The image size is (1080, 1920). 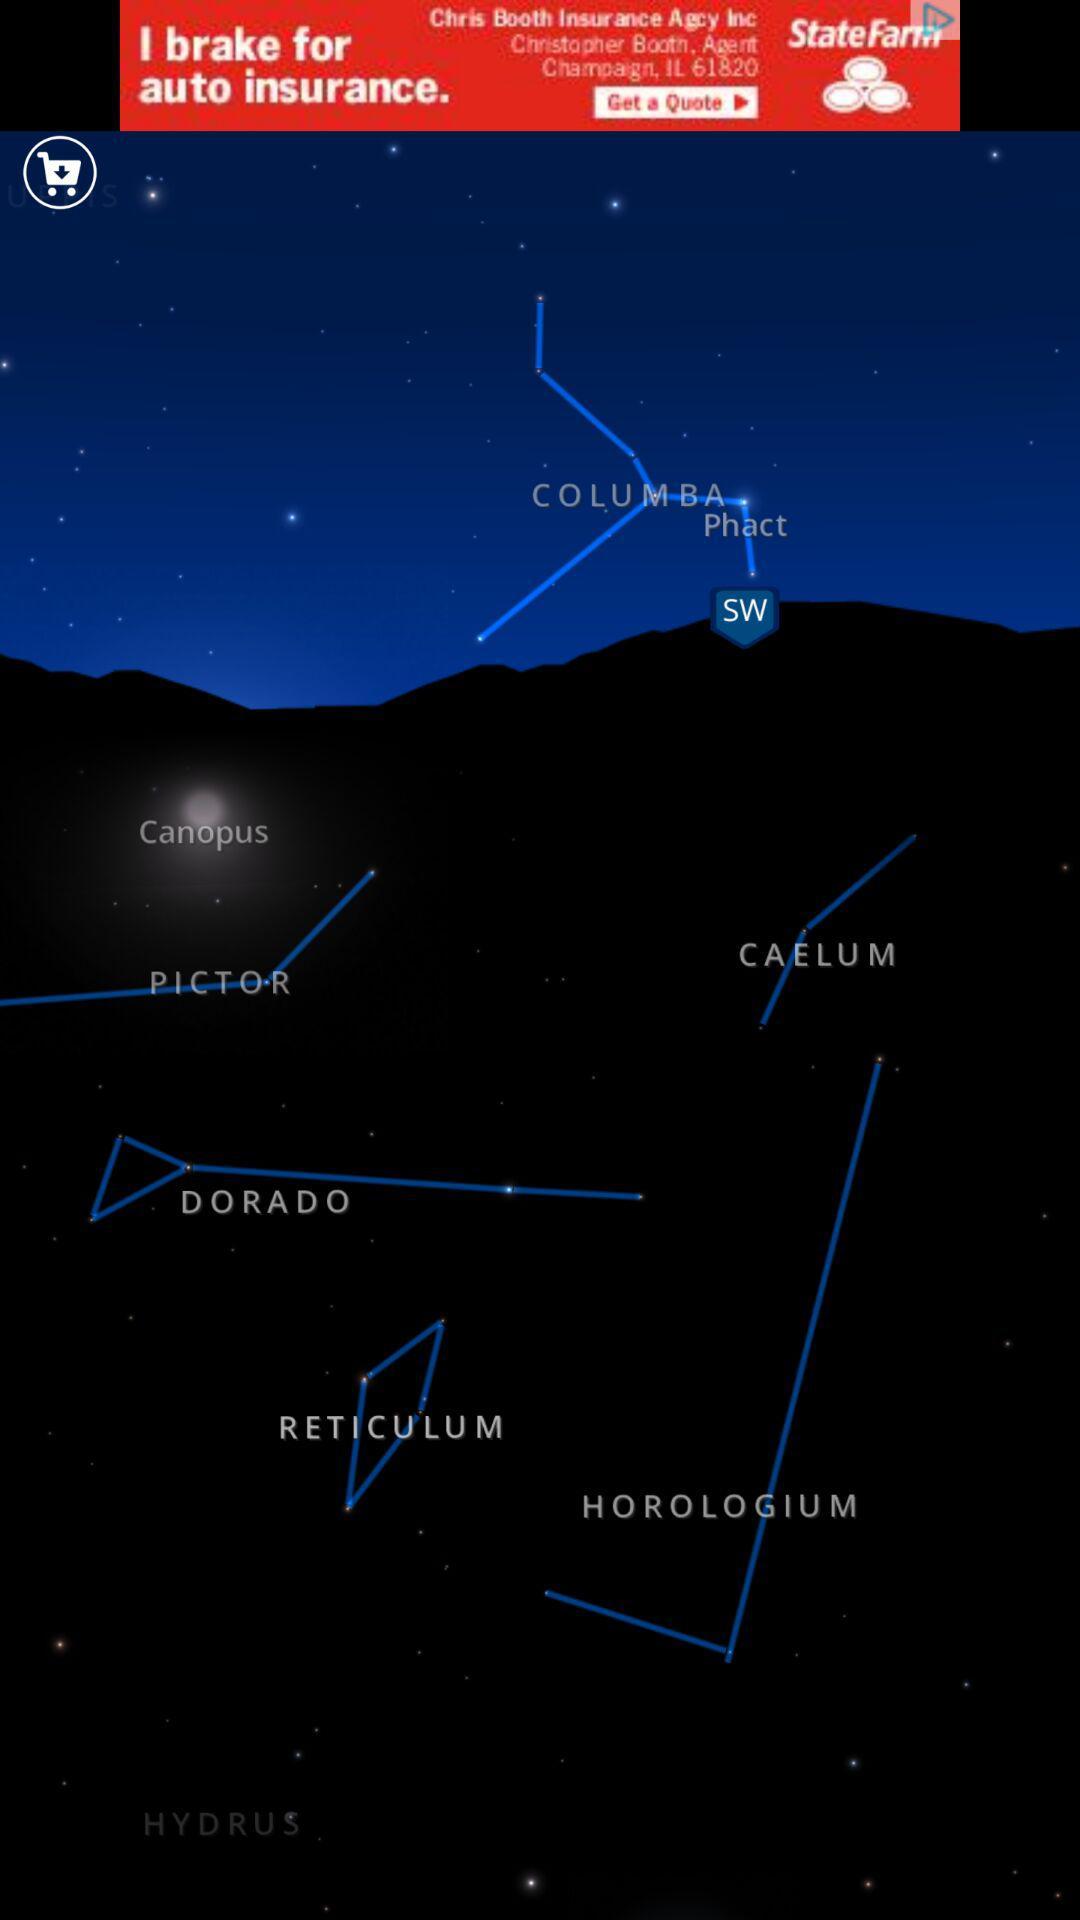 What do you see at coordinates (59, 172) in the screenshot?
I see `the cart icon` at bounding box center [59, 172].